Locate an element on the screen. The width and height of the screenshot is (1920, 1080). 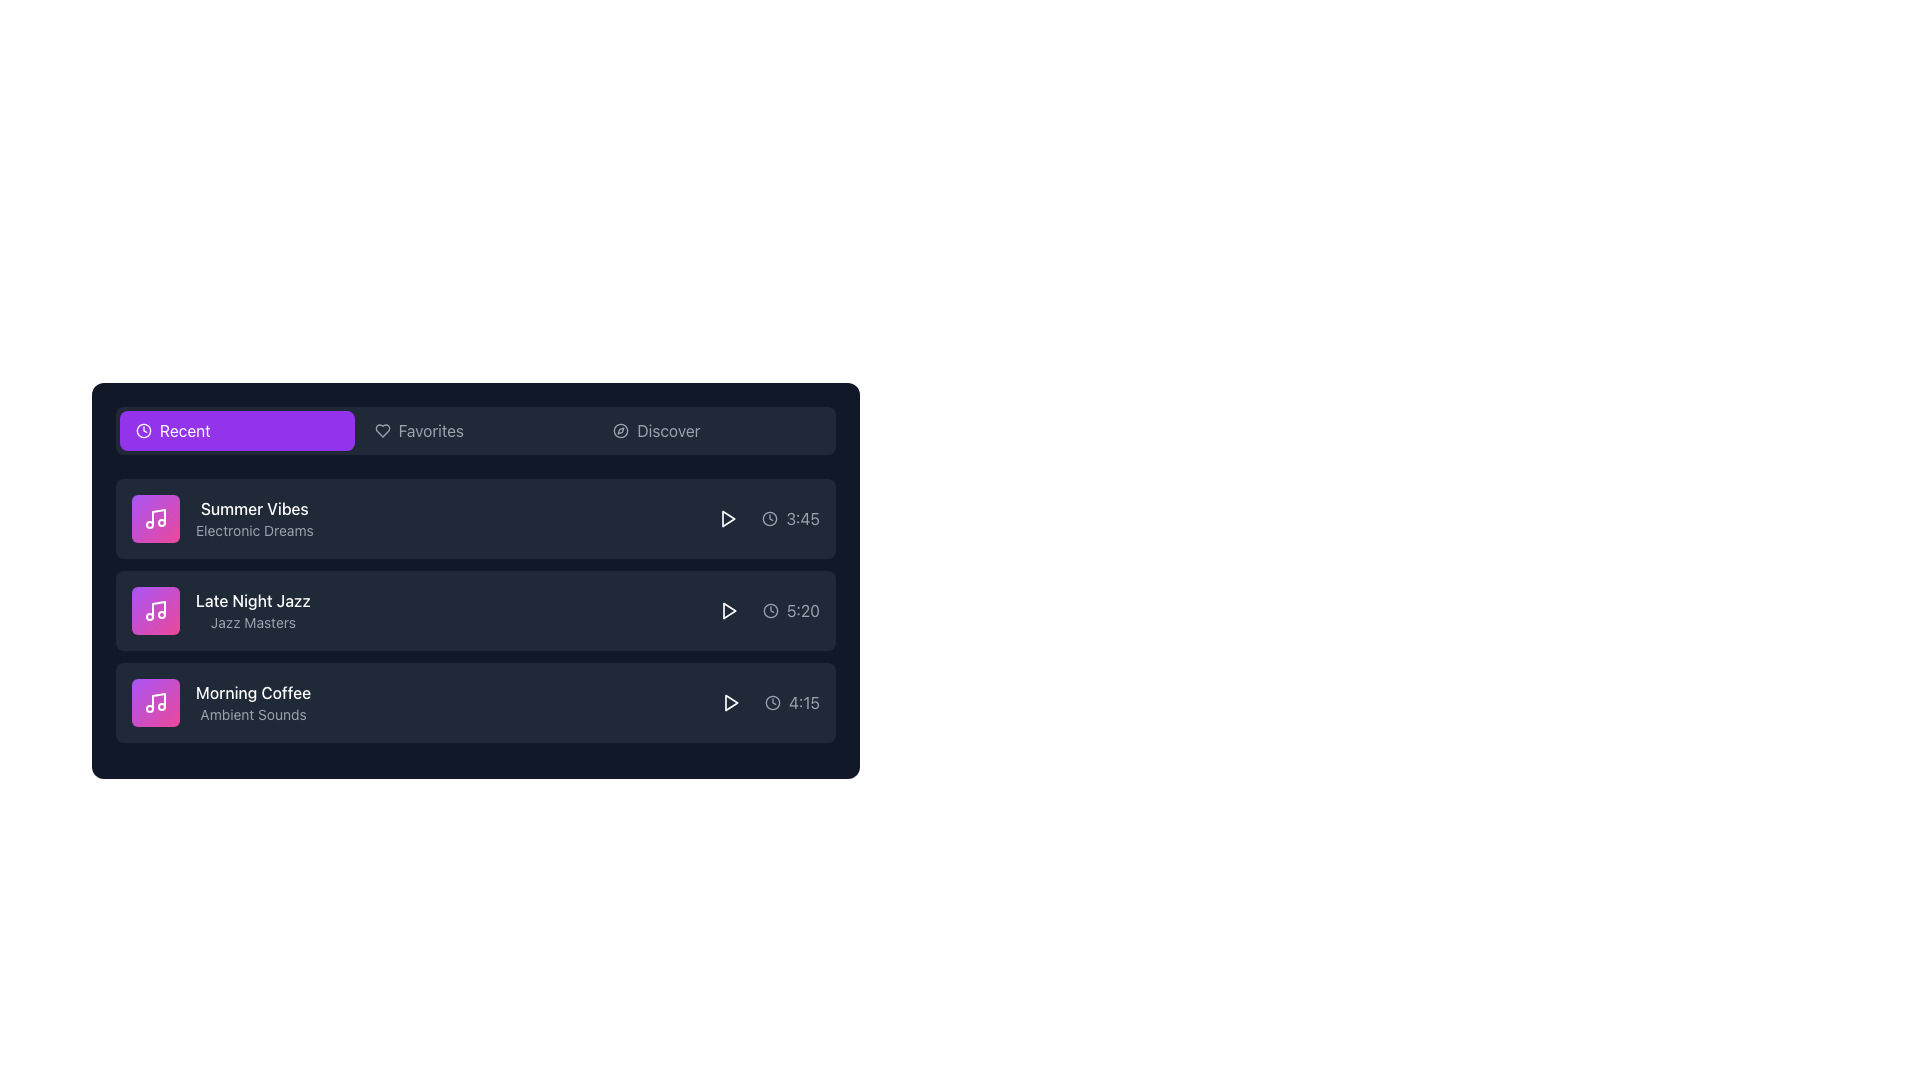
the SVG Circle located at the bottom right corner of the interface, adjacent to the clock icon and the time value '4:15' is located at coordinates (771, 701).